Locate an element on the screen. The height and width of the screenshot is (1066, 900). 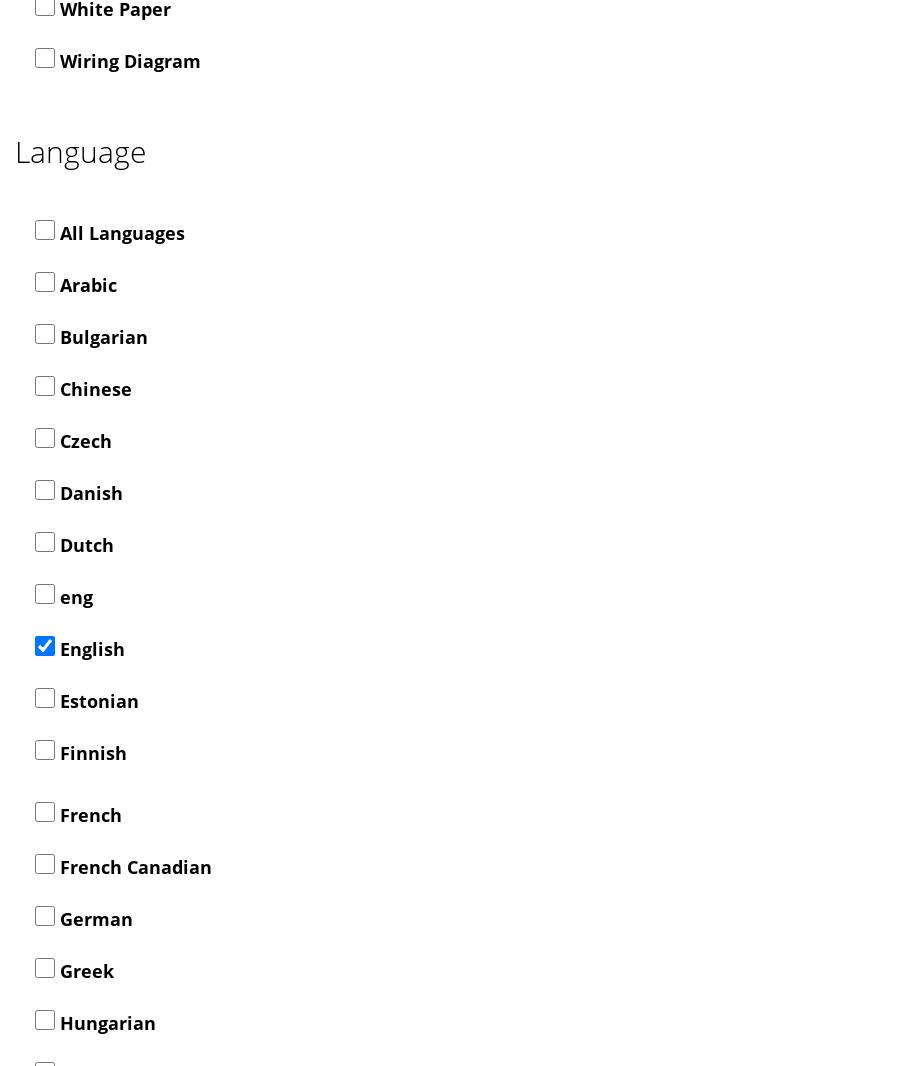
'Chinese' is located at coordinates (53, 388).